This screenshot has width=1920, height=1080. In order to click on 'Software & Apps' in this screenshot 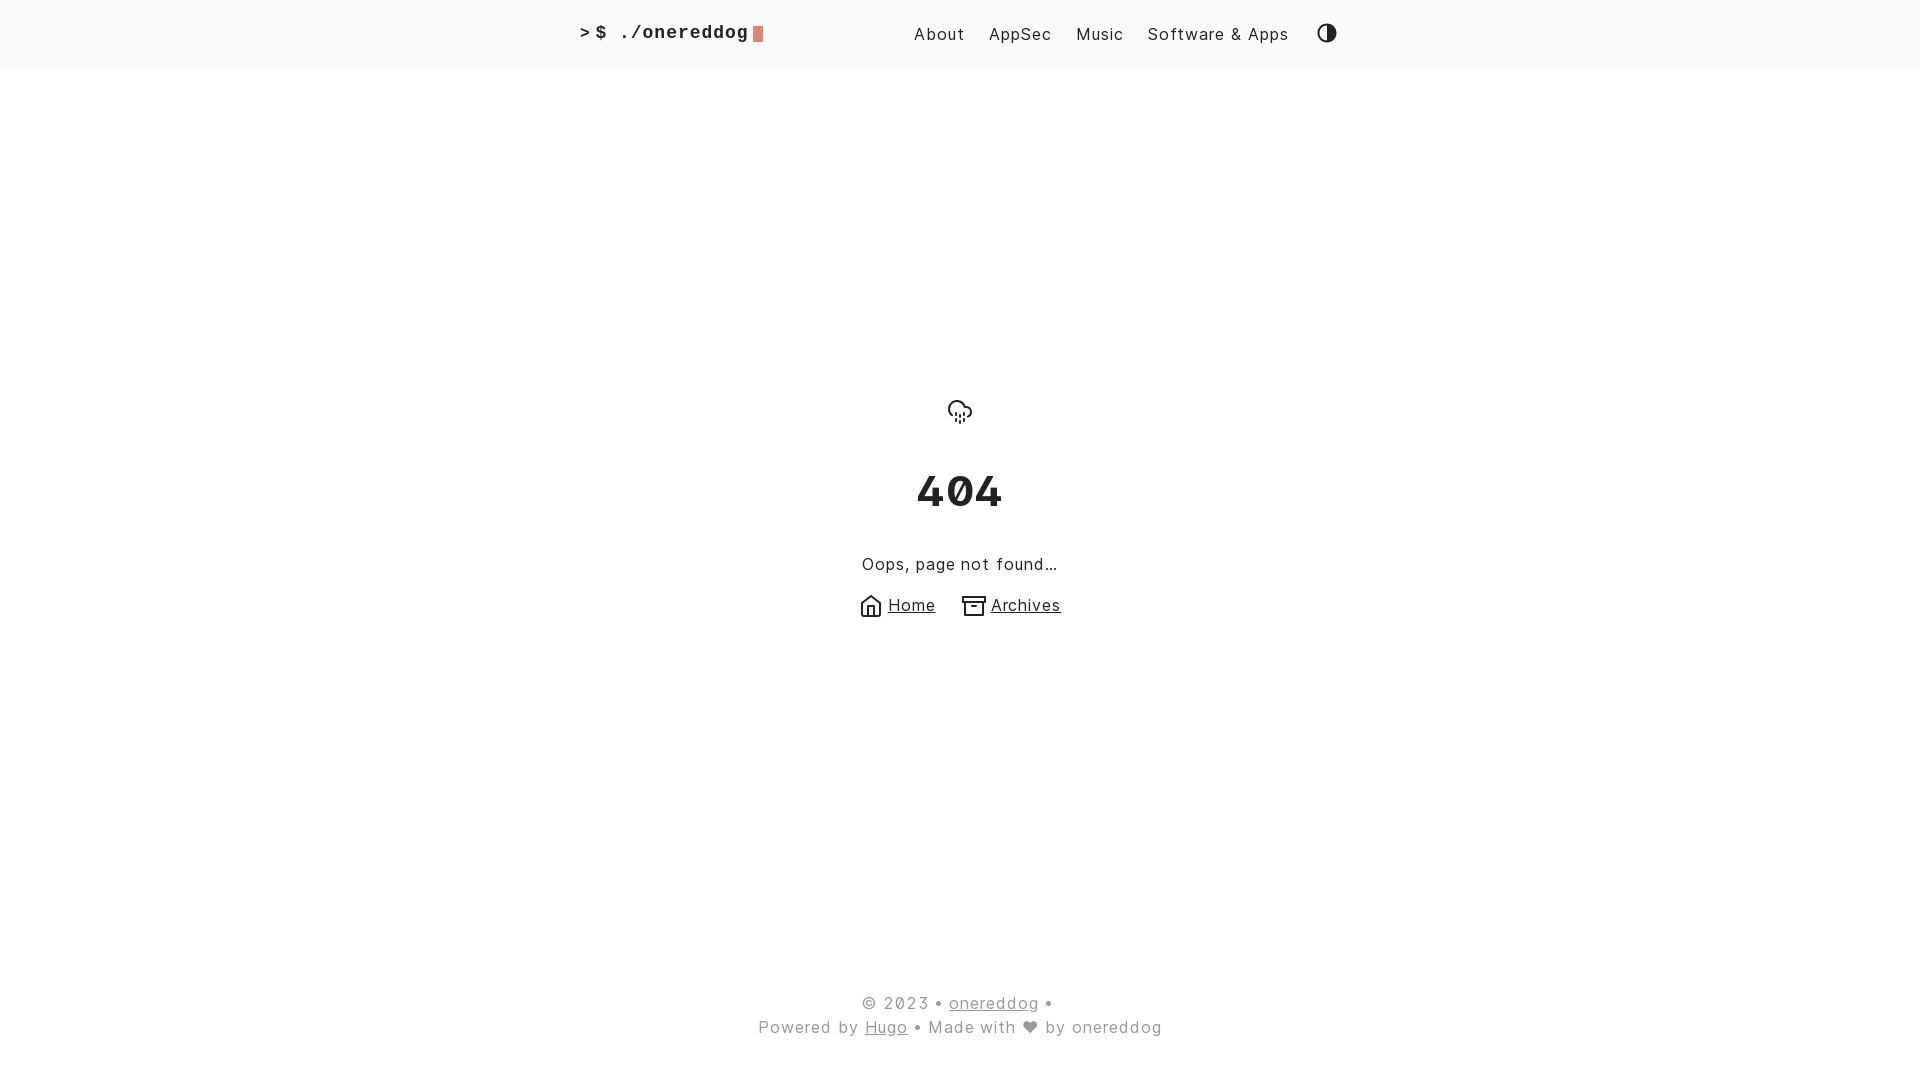, I will do `click(1147, 34)`.